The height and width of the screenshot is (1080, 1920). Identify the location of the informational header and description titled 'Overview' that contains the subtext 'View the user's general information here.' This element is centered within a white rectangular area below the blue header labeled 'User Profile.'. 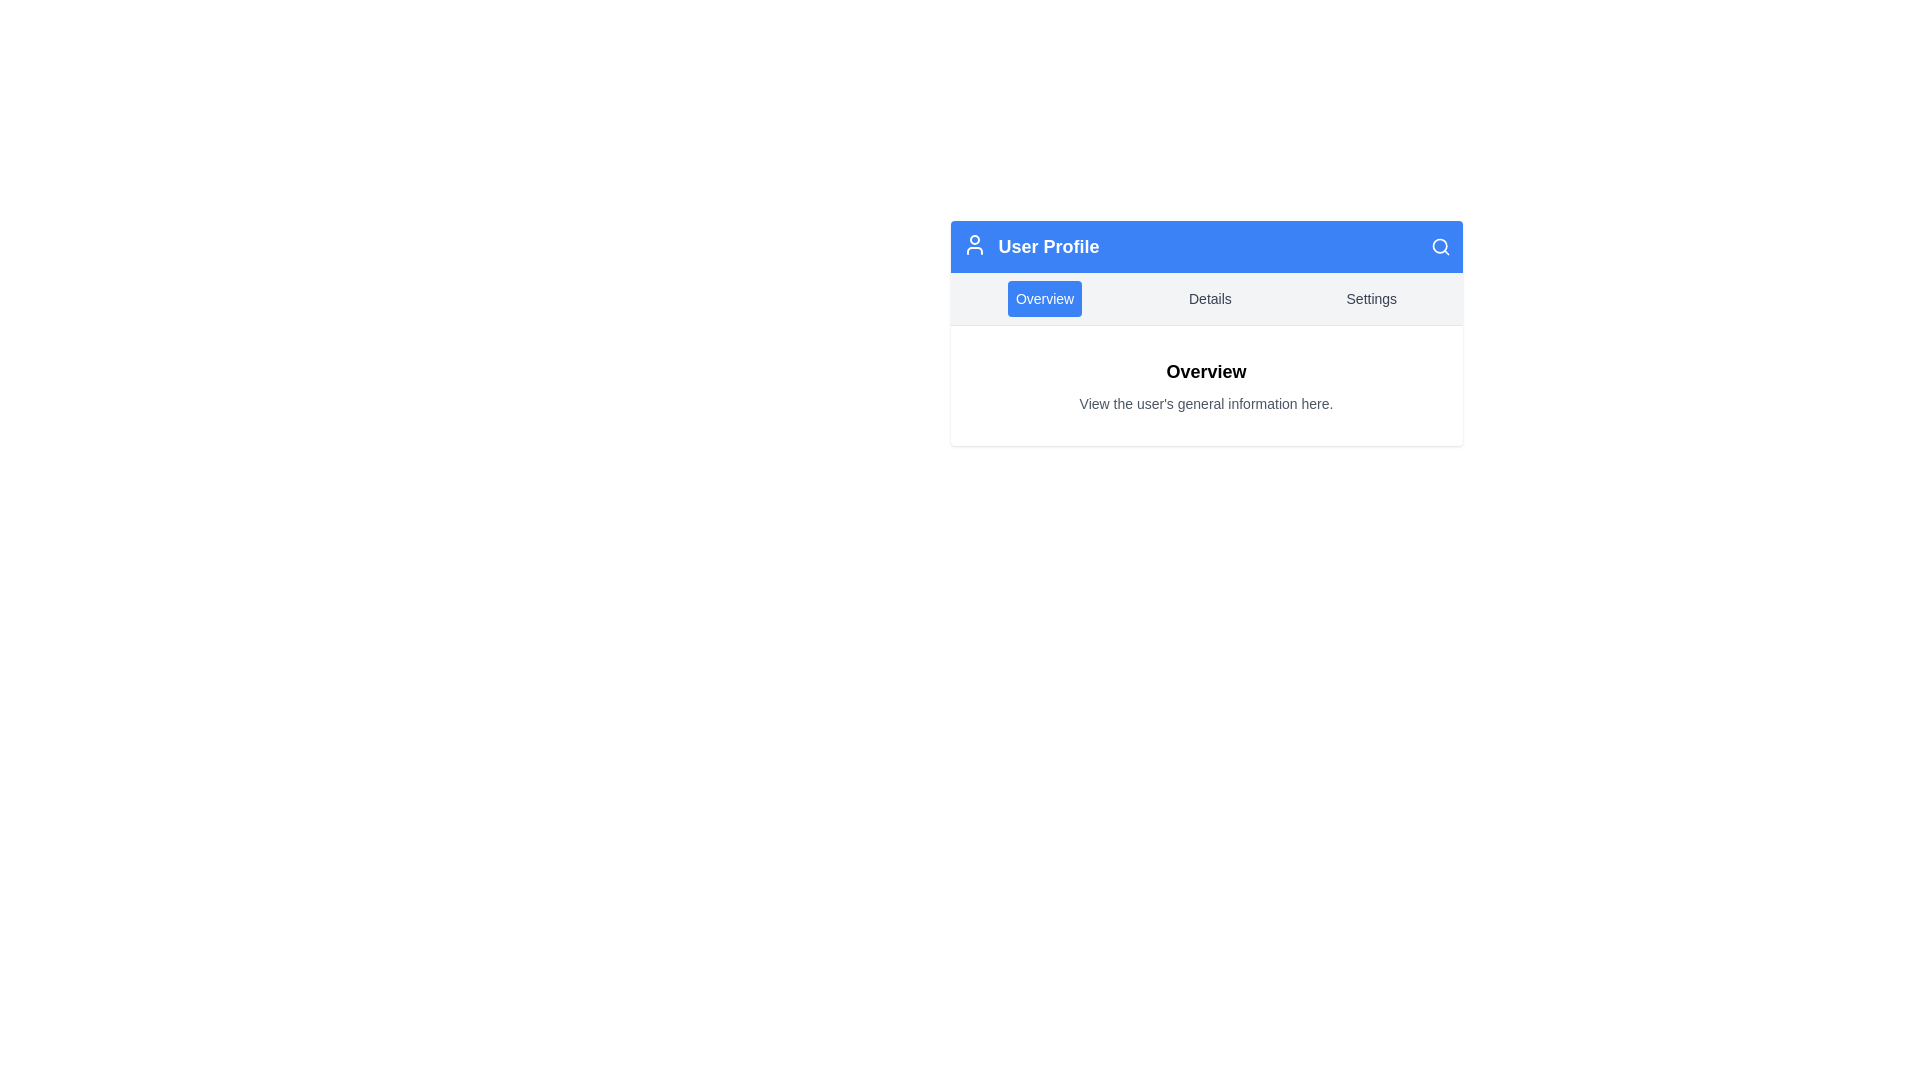
(1205, 385).